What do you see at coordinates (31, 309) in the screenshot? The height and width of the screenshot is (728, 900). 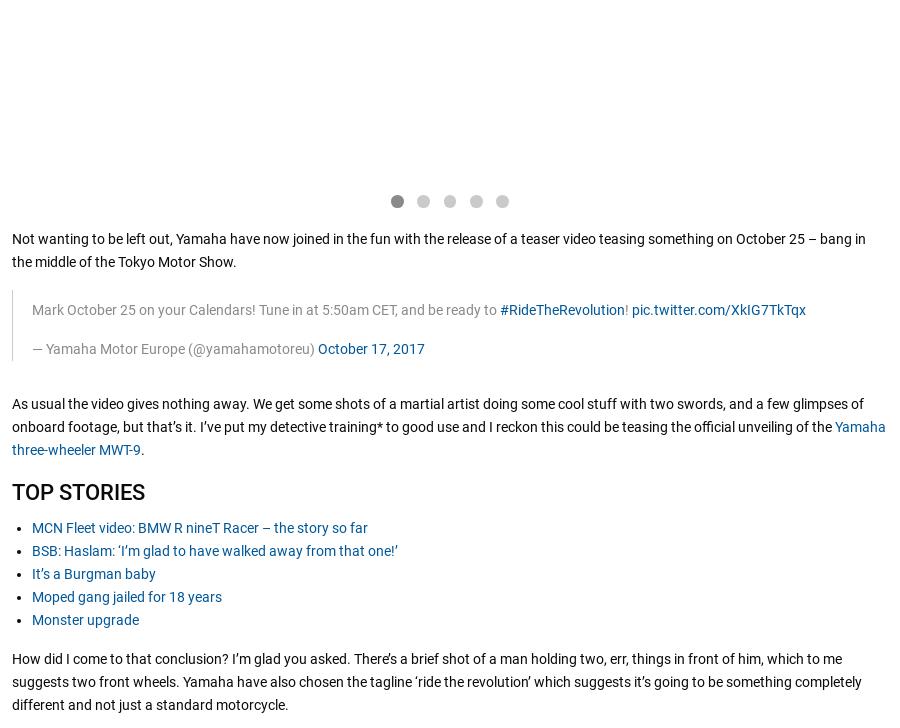 I see `'Mark October 25 on your Calendars! Tune in at 5:50am CET, and be ready to'` at bounding box center [31, 309].